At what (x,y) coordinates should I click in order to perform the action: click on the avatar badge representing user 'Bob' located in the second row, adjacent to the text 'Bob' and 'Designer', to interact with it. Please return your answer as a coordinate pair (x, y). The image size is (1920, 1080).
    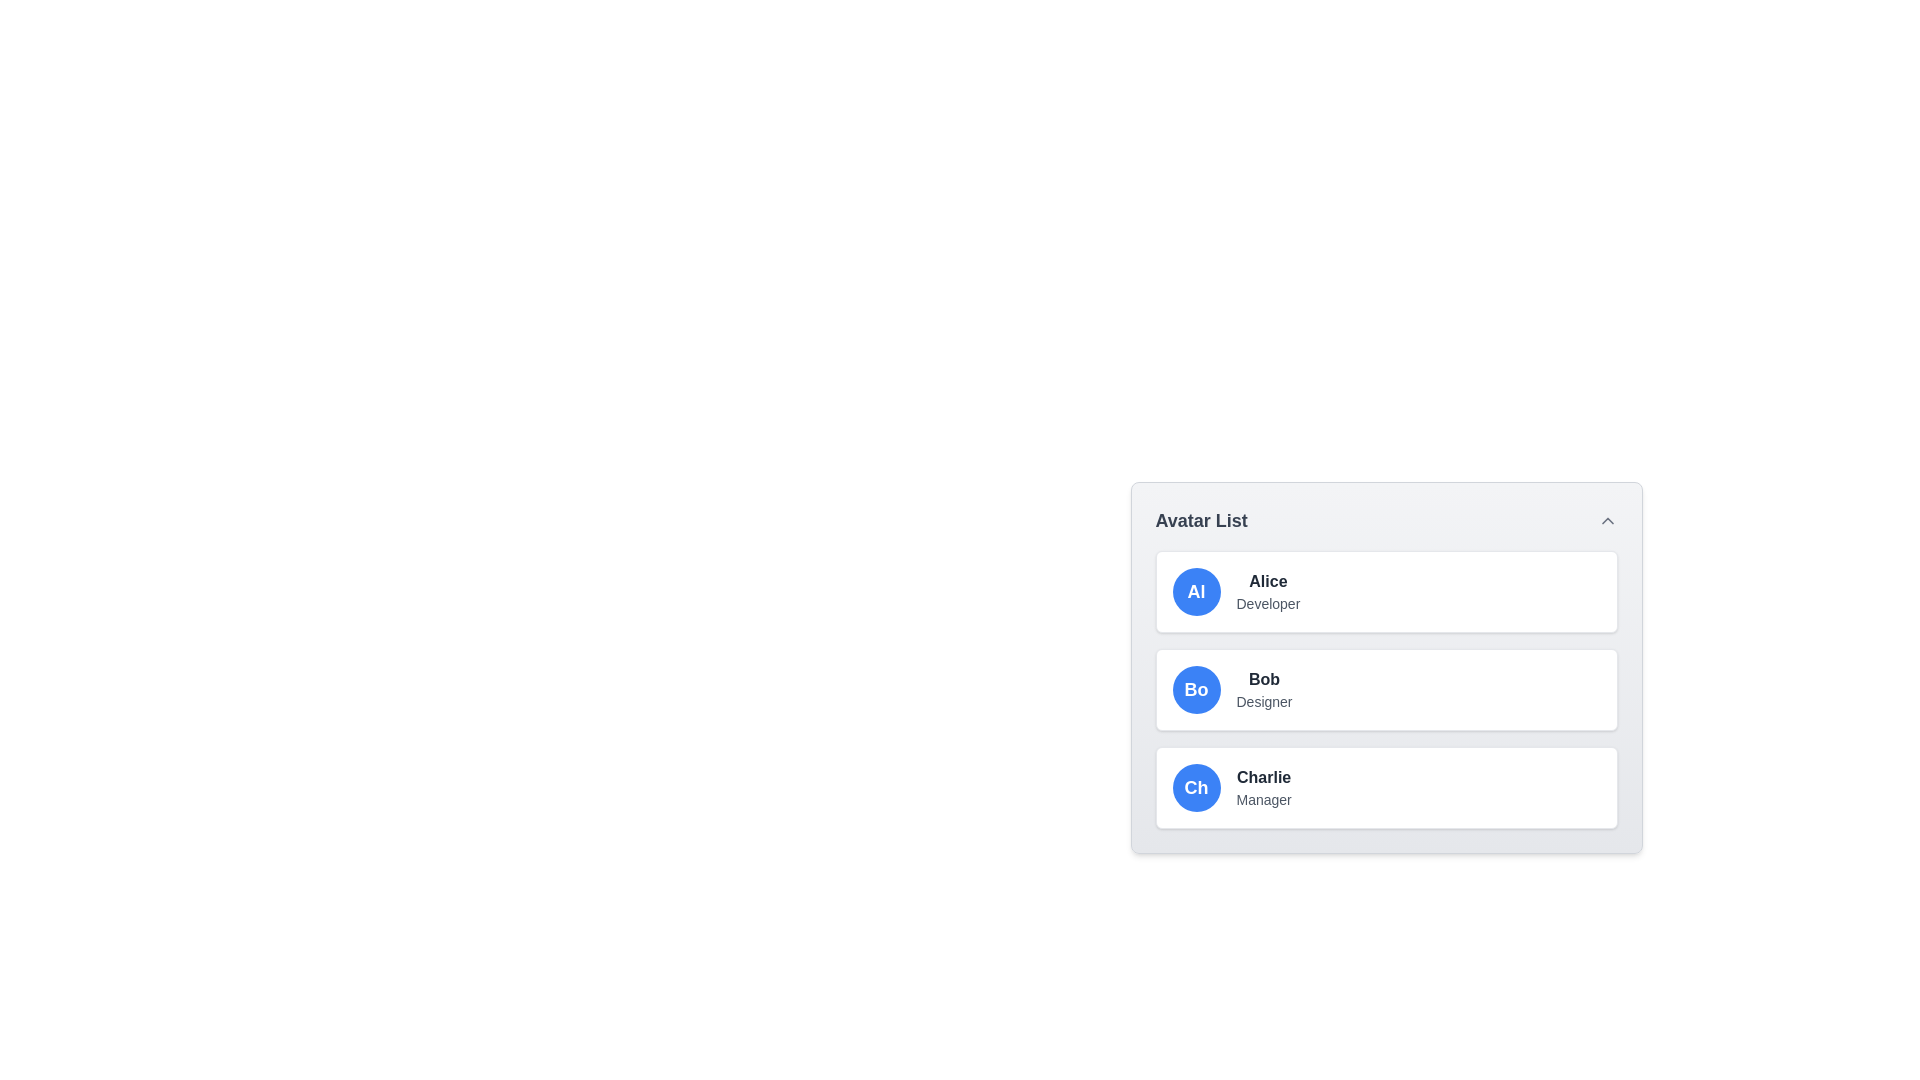
    Looking at the image, I should click on (1196, 689).